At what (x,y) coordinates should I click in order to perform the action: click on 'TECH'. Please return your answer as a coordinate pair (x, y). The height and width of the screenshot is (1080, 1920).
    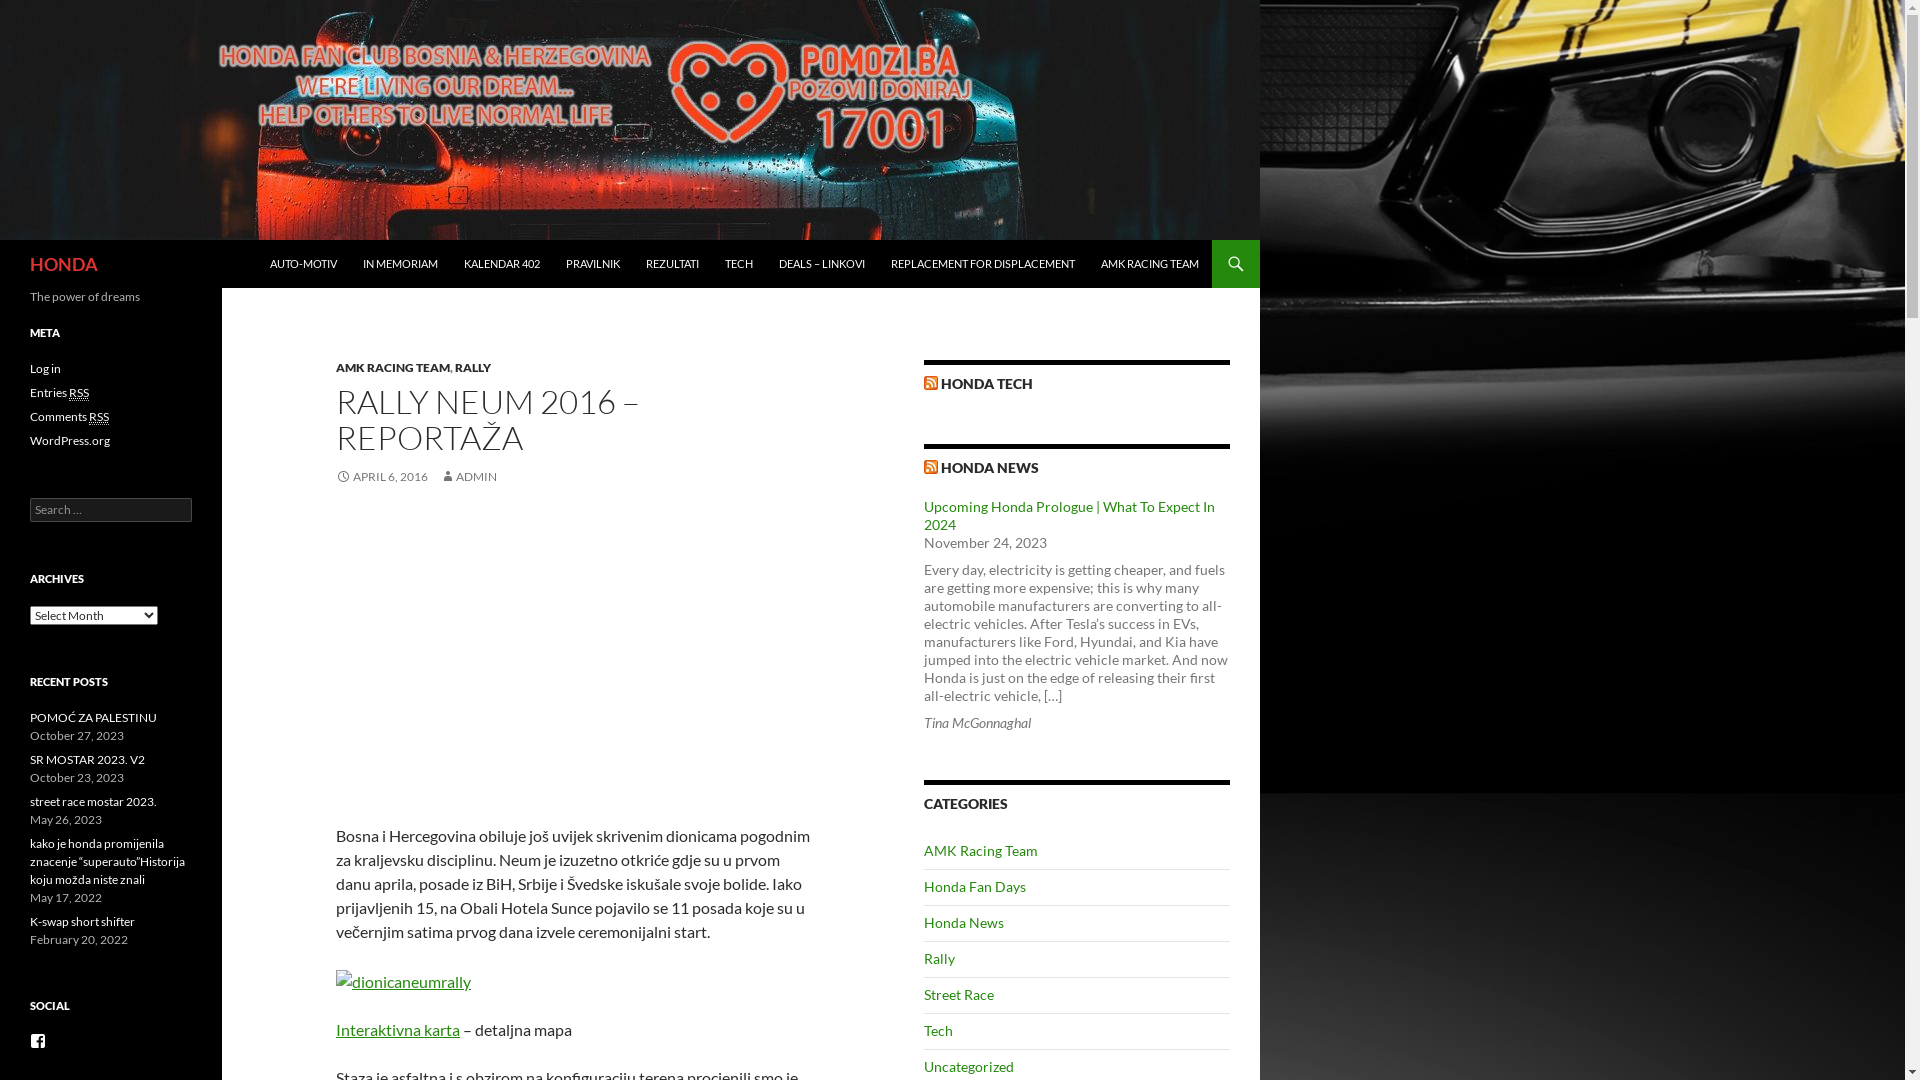
    Looking at the image, I should click on (738, 262).